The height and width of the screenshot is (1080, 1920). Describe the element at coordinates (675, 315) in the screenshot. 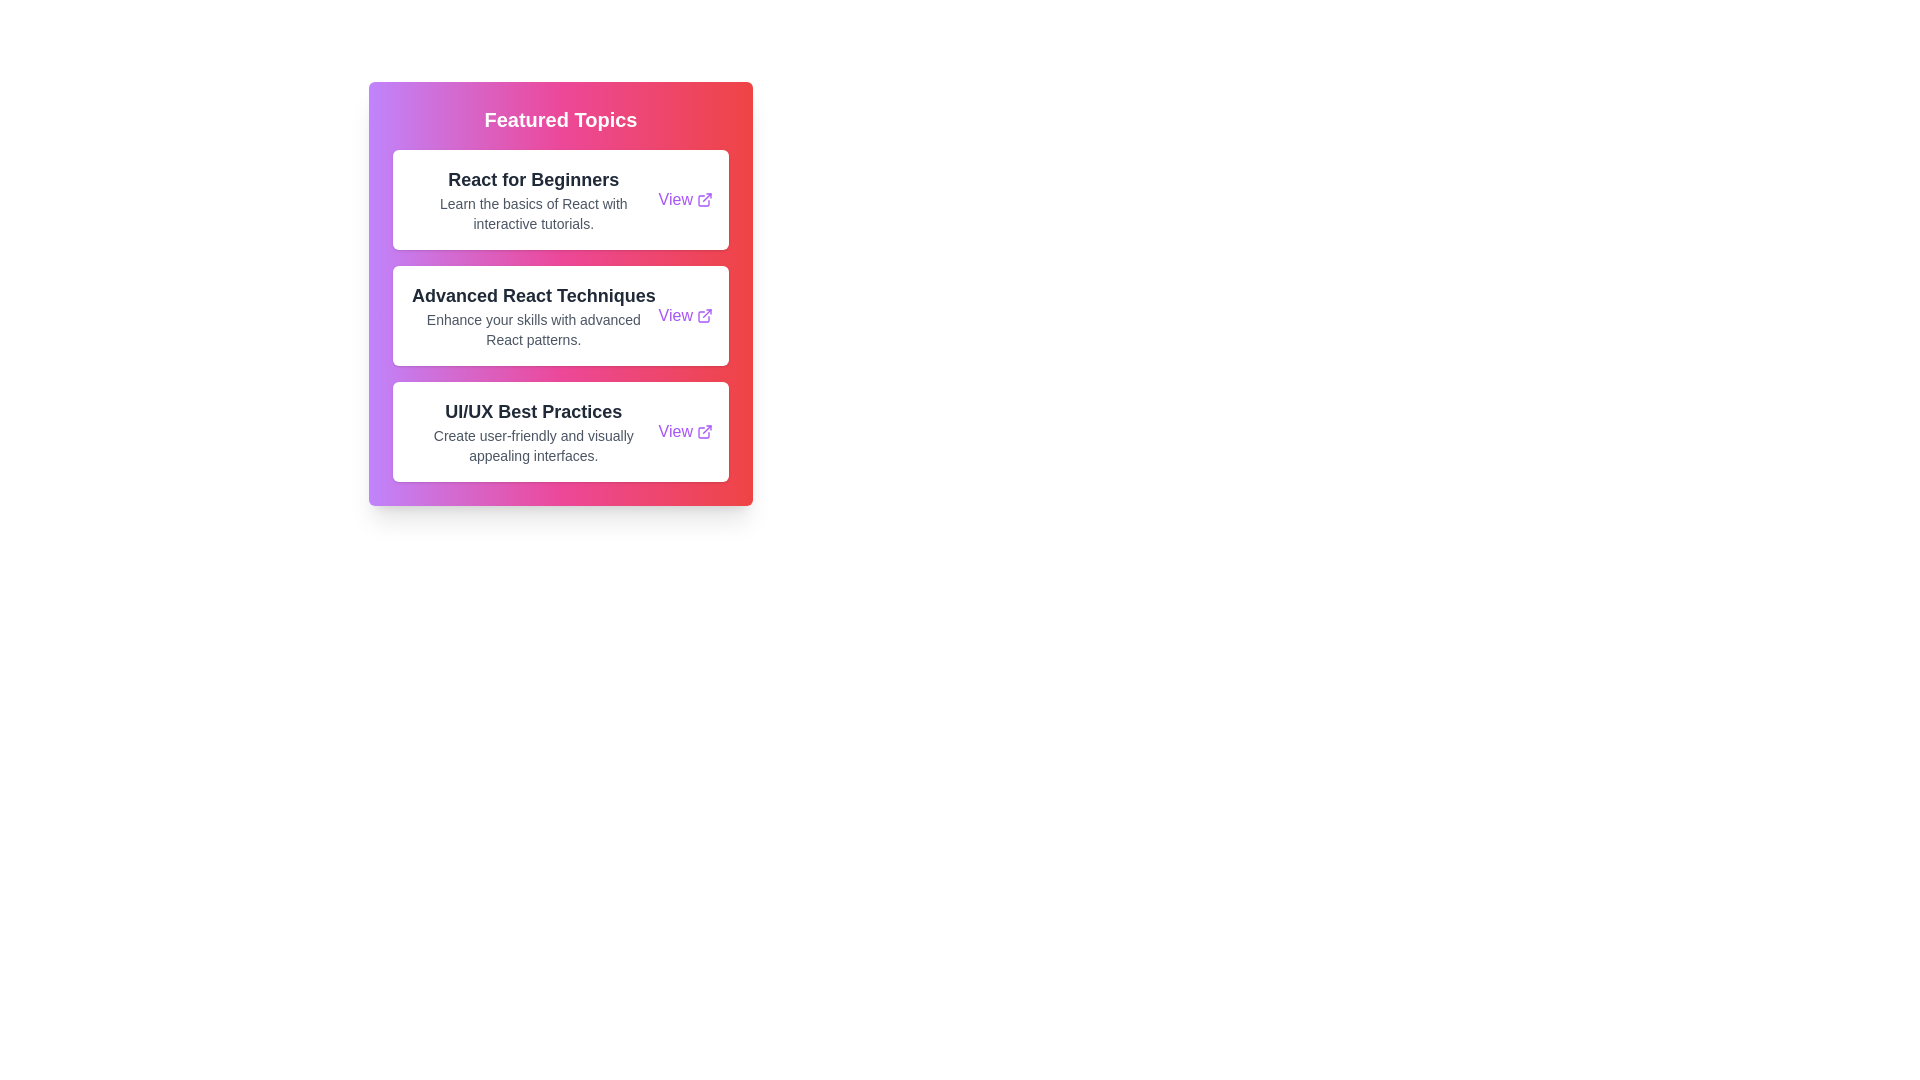

I see `the clickable Text Label in the 'Featured Topics' section that links to 'Advanced React Techniques'` at that location.